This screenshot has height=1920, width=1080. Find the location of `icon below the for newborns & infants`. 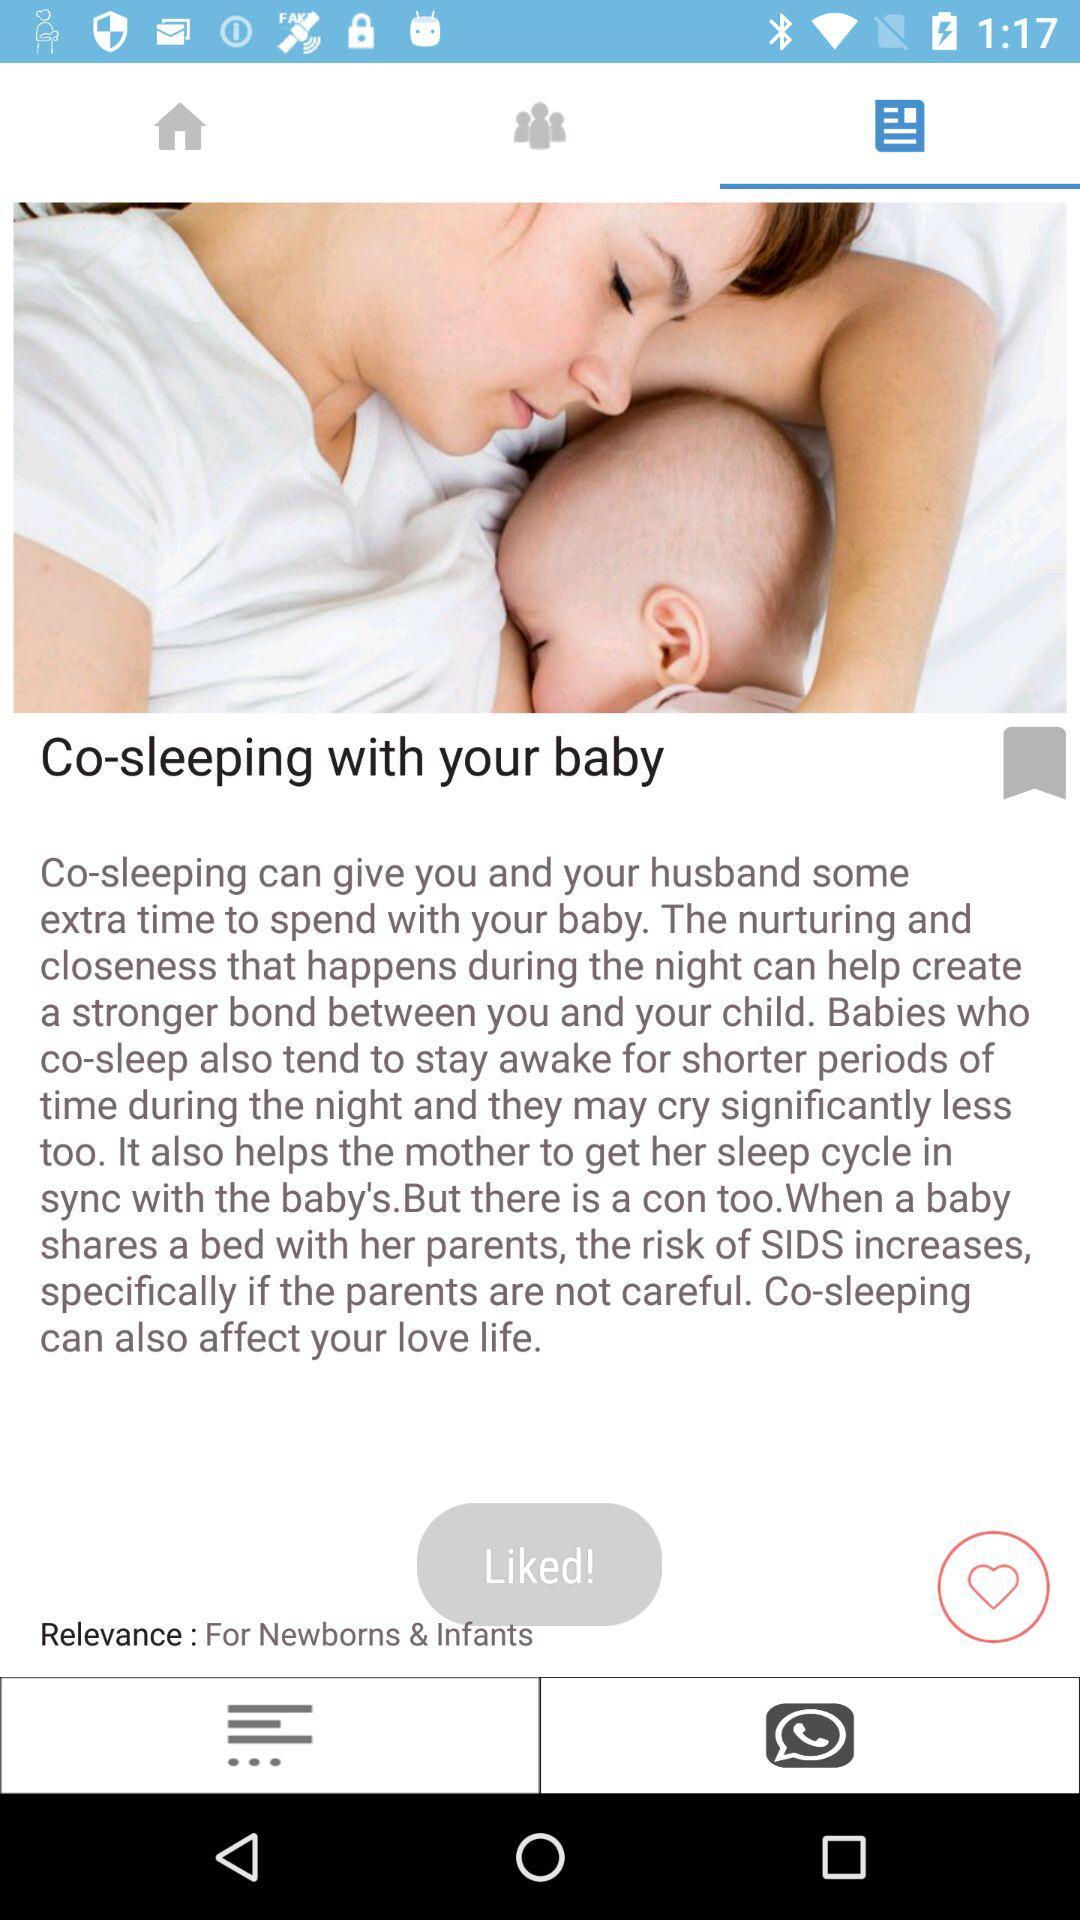

icon below the for newborns & infants is located at coordinates (810, 1734).